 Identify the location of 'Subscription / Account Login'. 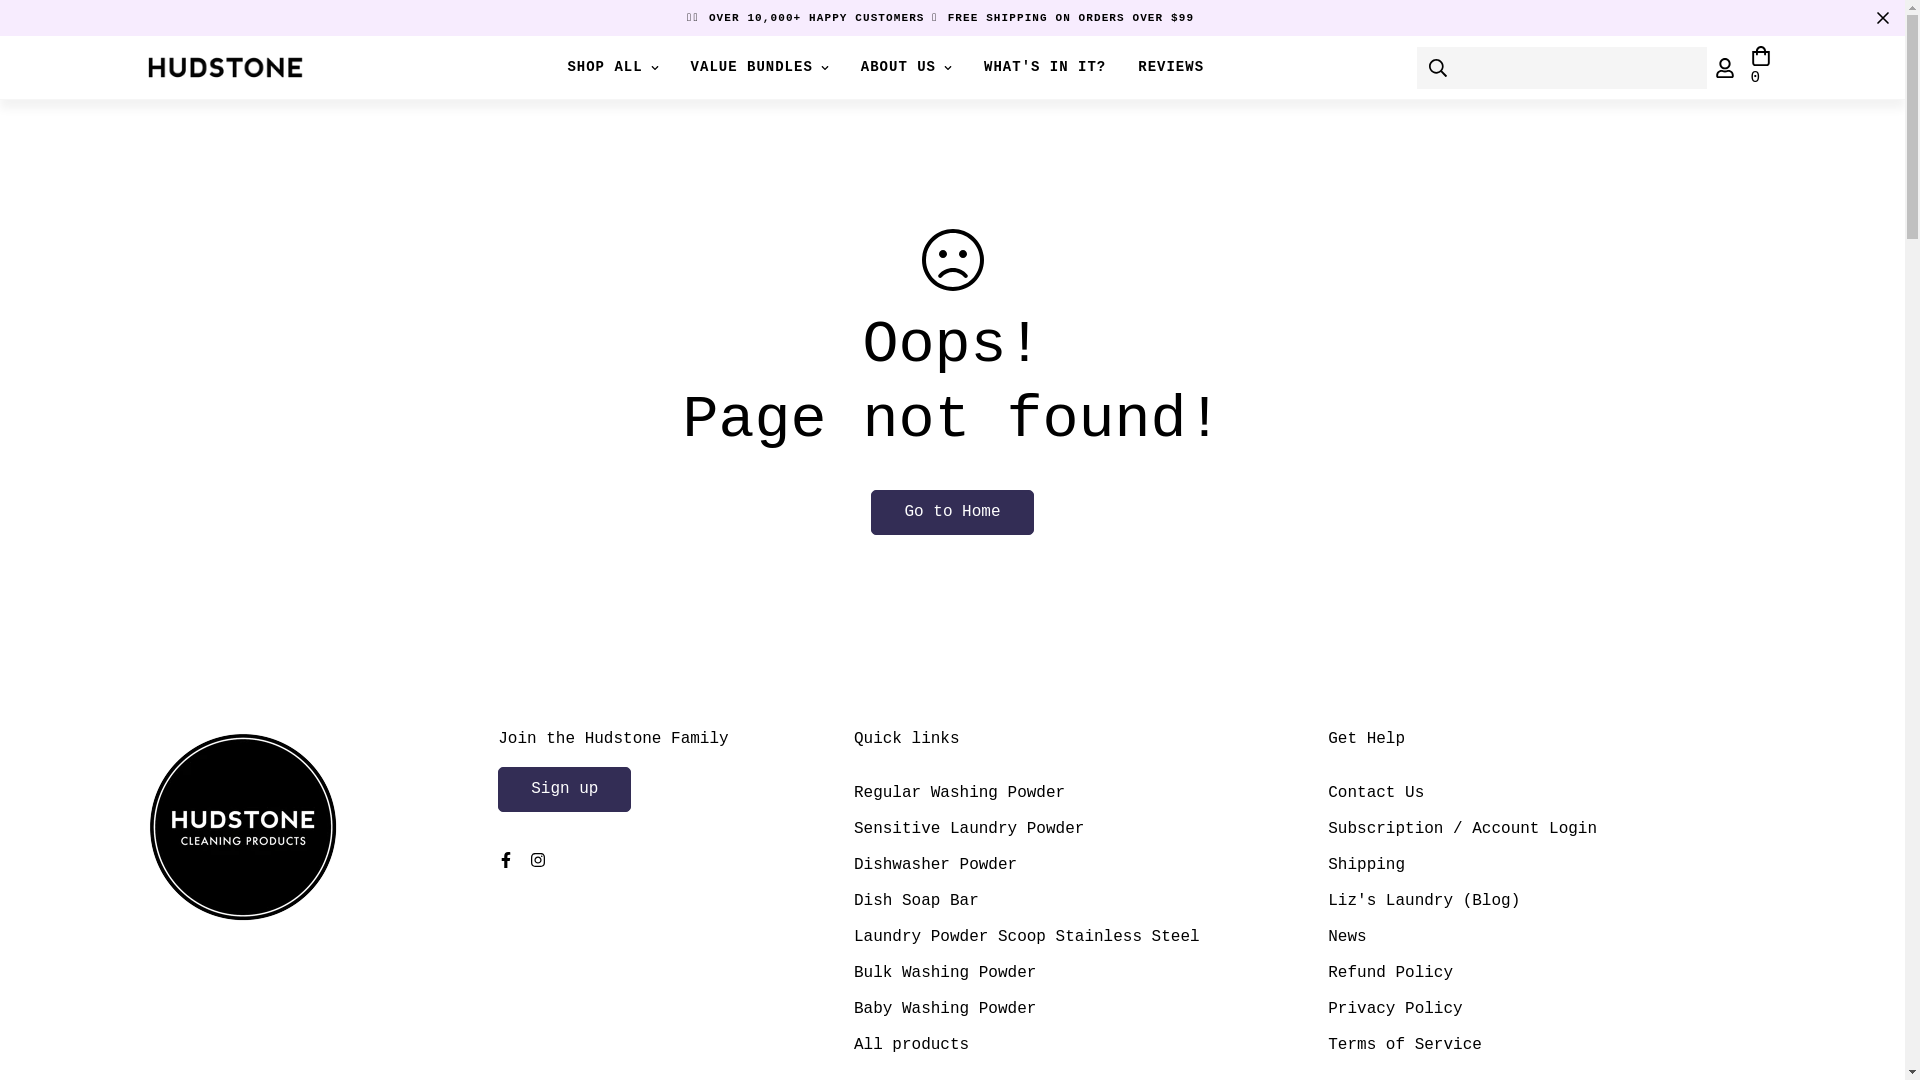
(1462, 829).